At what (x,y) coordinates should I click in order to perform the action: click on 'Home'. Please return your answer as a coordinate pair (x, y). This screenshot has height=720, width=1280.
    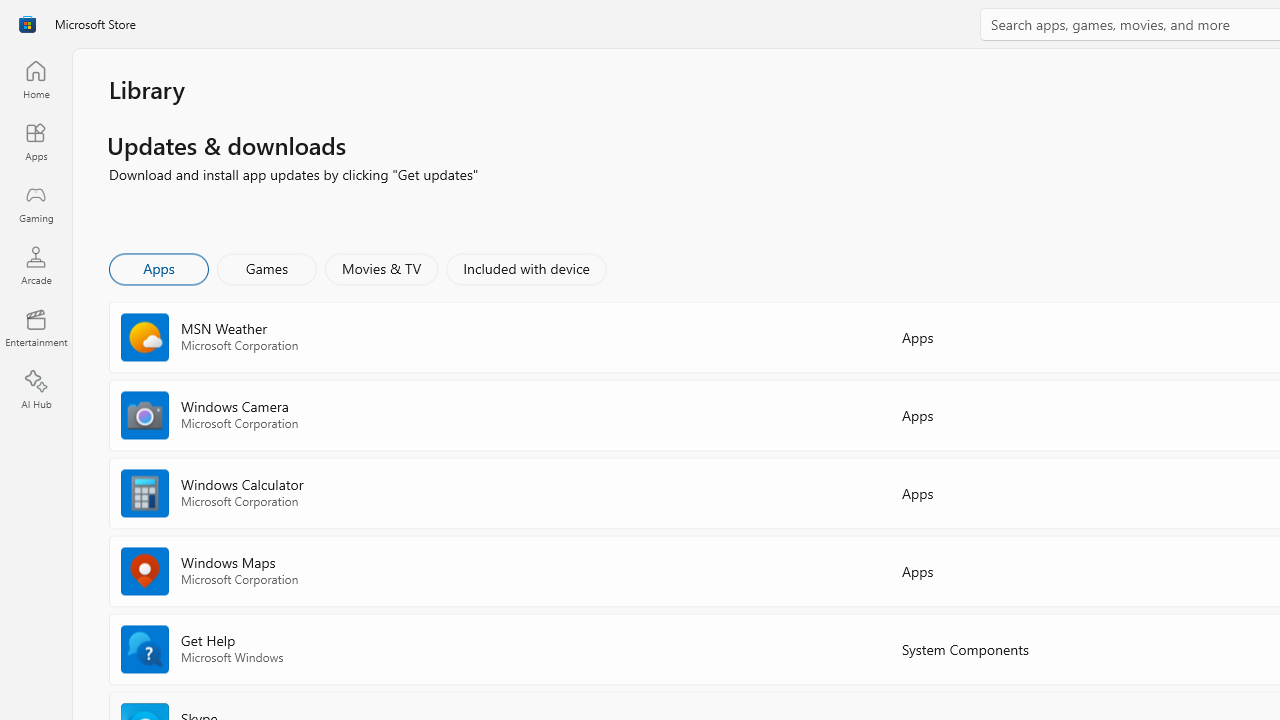
    Looking at the image, I should click on (35, 78).